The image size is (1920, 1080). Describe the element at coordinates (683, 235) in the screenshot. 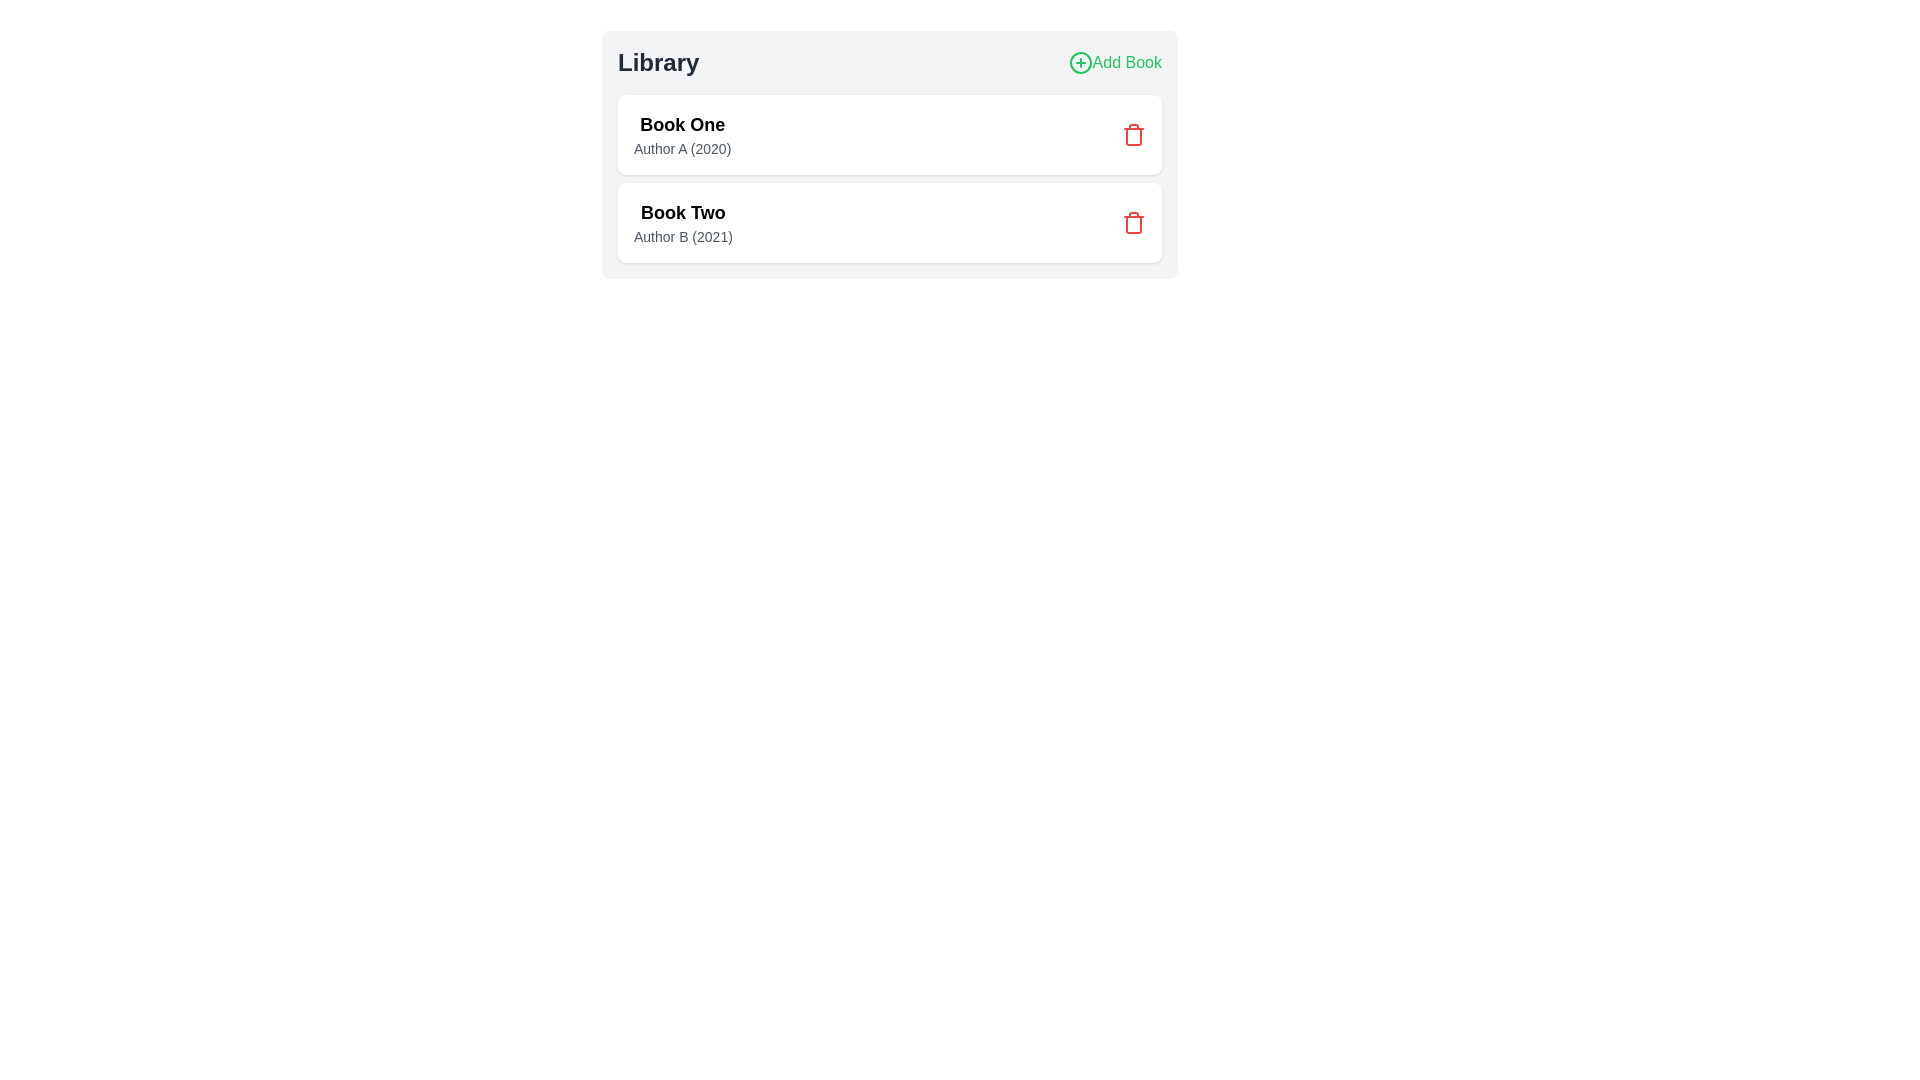

I see `the text label displaying the author and publication year details for the associated book, which is positioned below 'Book Two' in the second card of the 'Library' interface` at that location.